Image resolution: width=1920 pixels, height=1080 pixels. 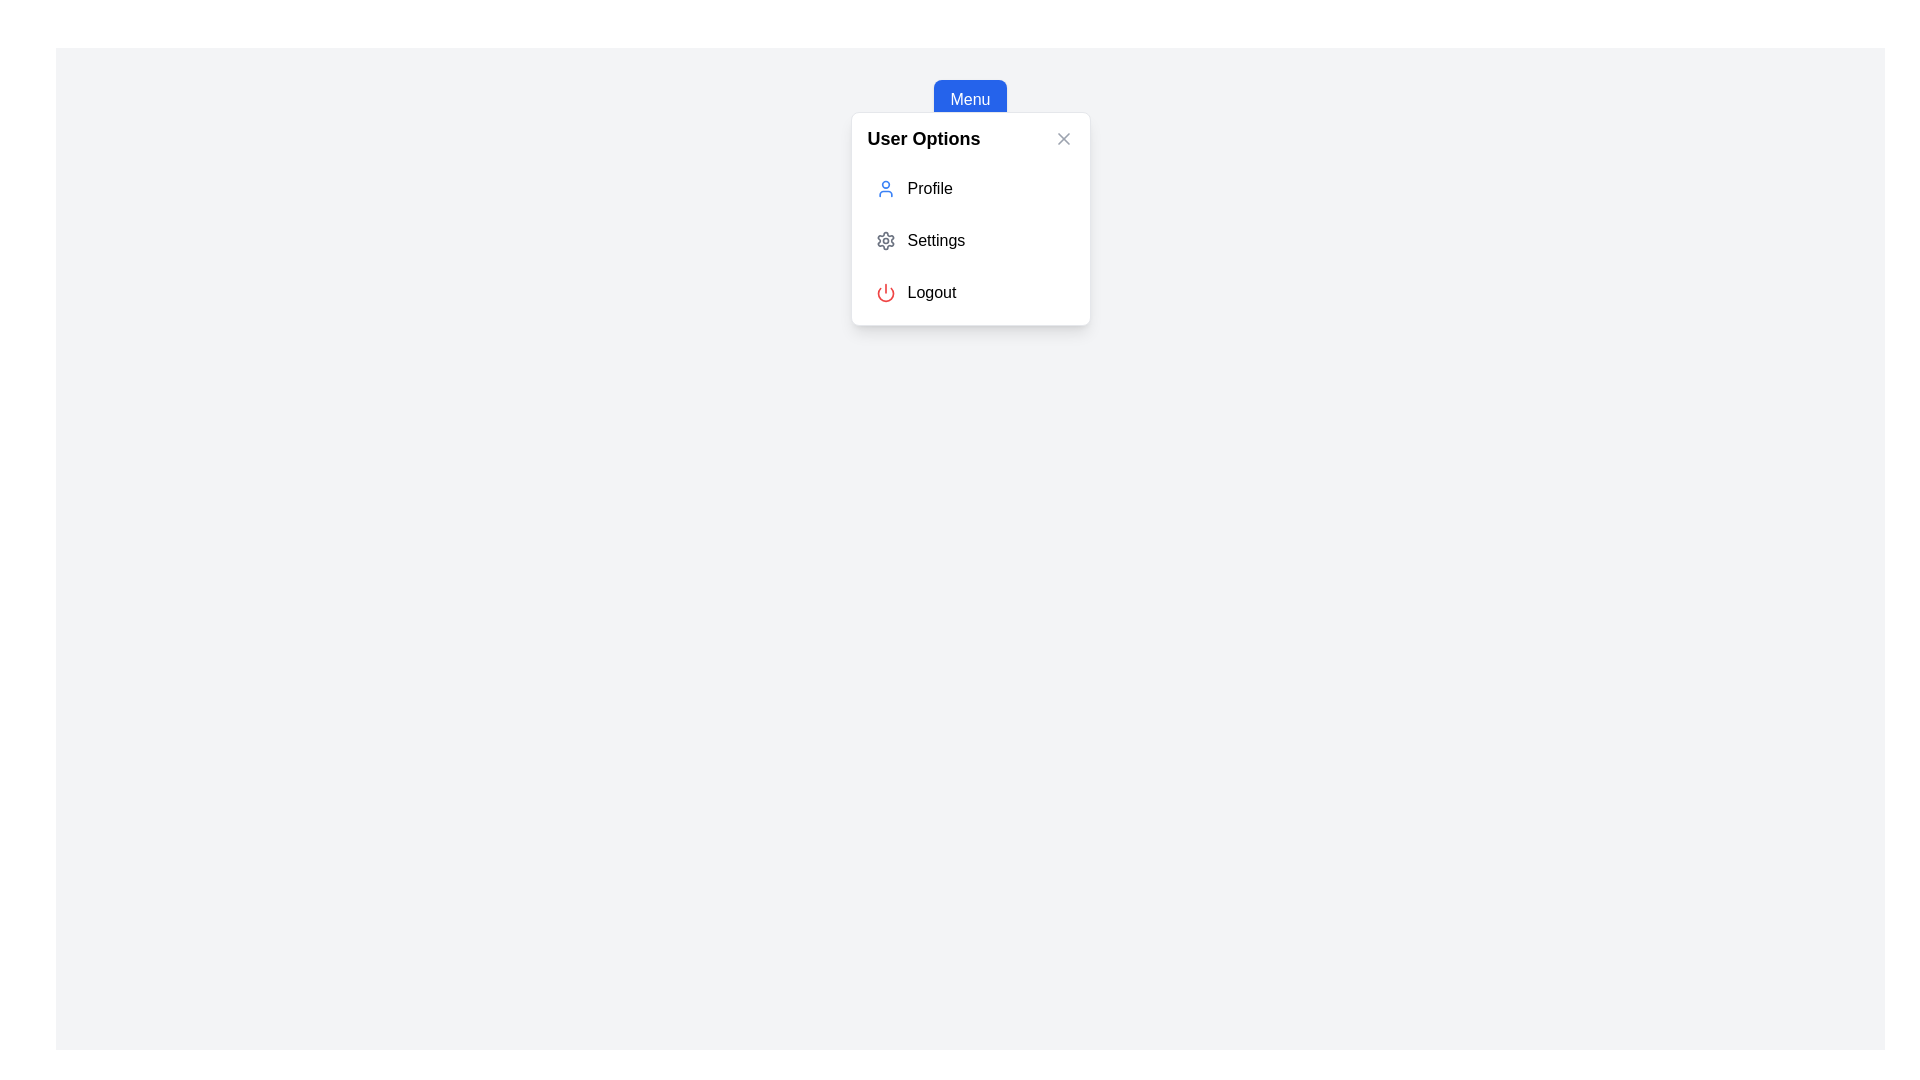 What do you see at coordinates (970, 137) in the screenshot?
I see `text of the 'User Options' header located at the top of the dropdown menu below the 'Menu' button` at bounding box center [970, 137].